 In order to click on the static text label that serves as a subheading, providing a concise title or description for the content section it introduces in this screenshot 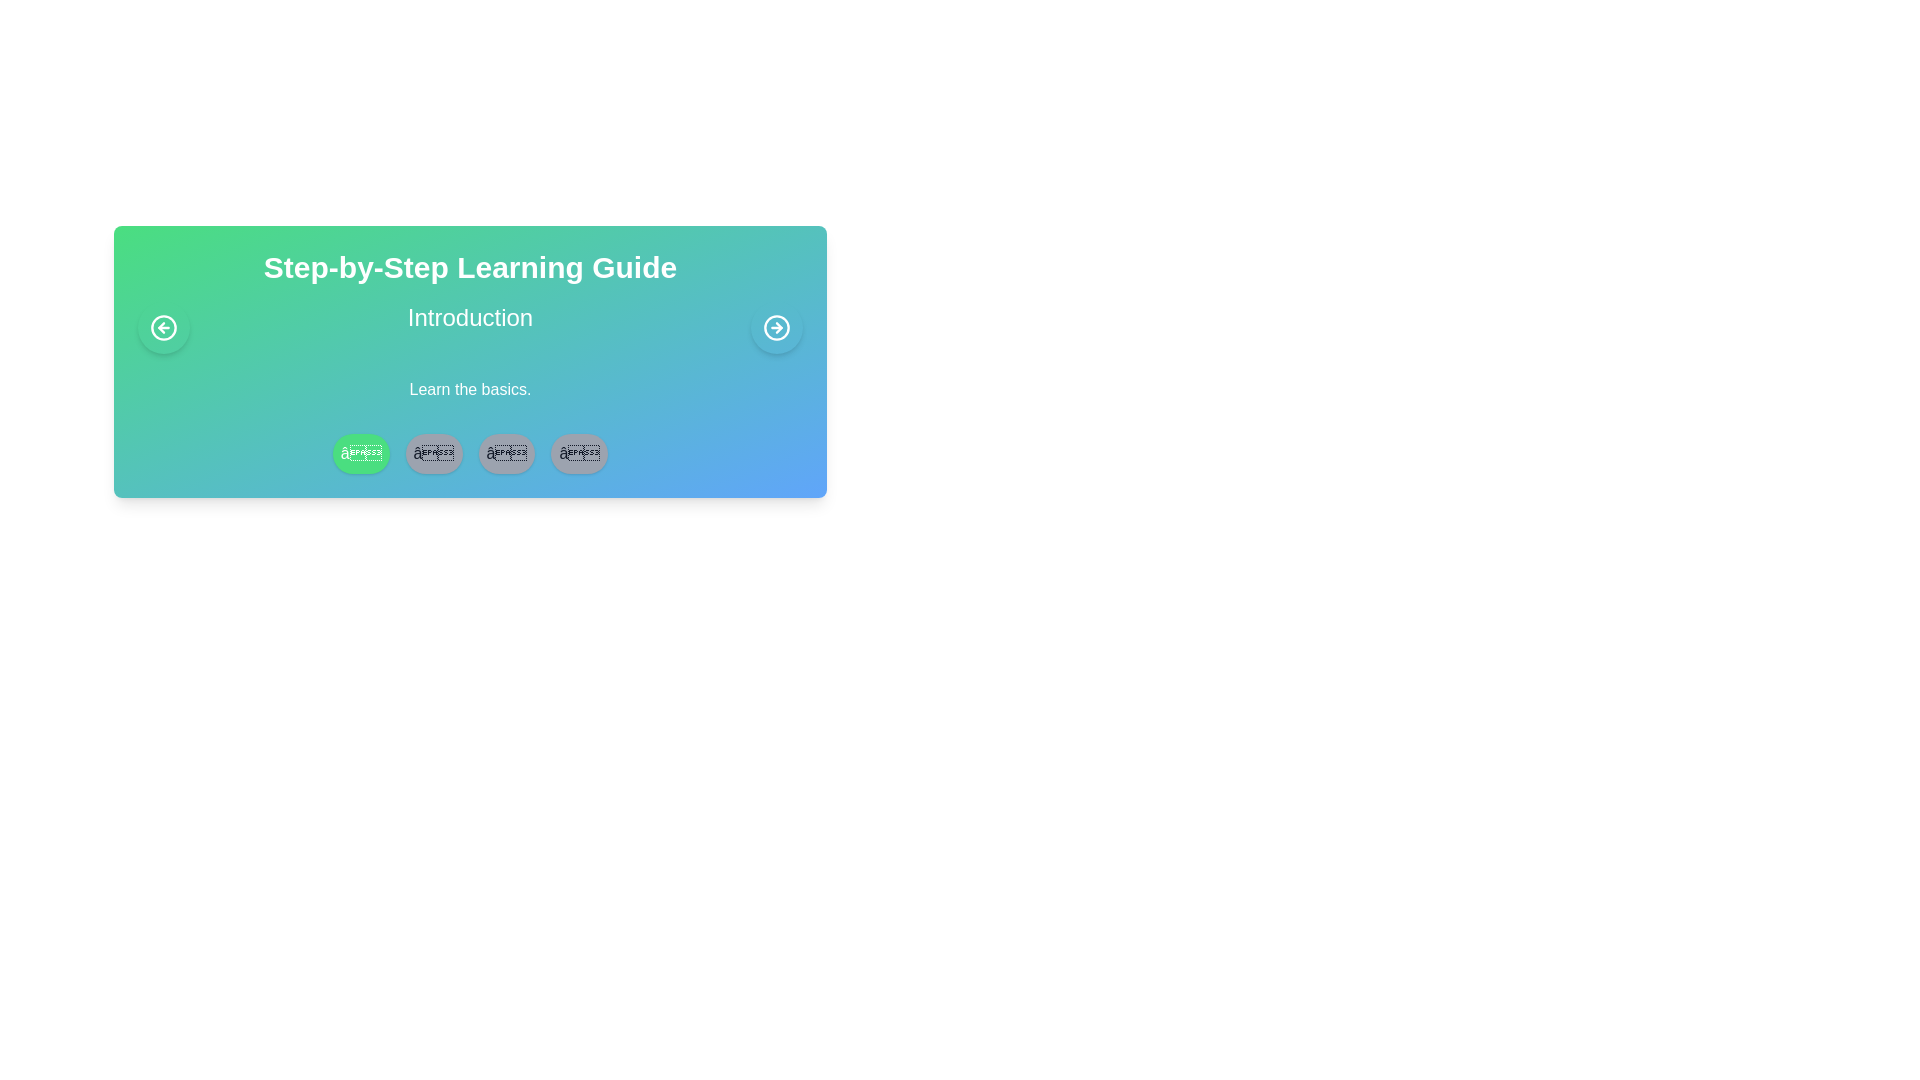, I will do `click(469, 316)`.